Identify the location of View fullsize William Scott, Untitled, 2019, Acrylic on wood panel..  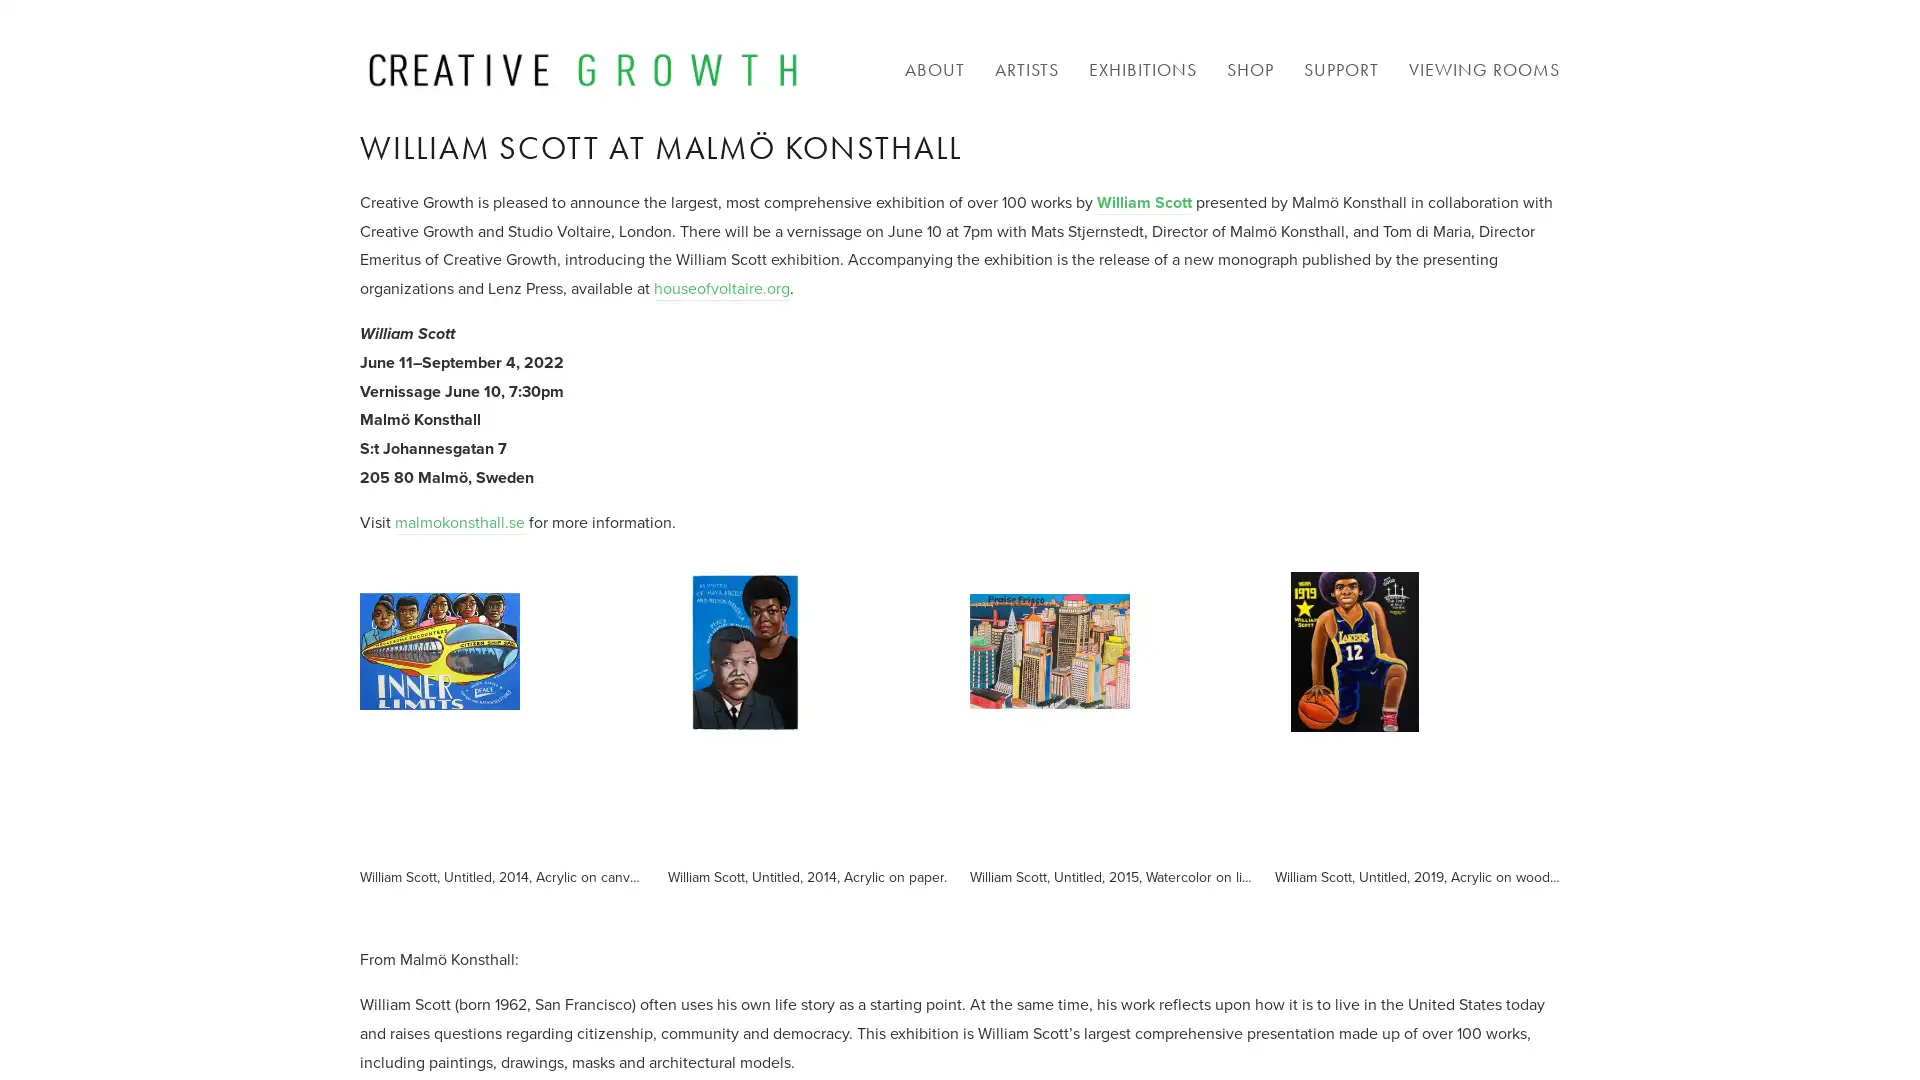
(1416, 712).